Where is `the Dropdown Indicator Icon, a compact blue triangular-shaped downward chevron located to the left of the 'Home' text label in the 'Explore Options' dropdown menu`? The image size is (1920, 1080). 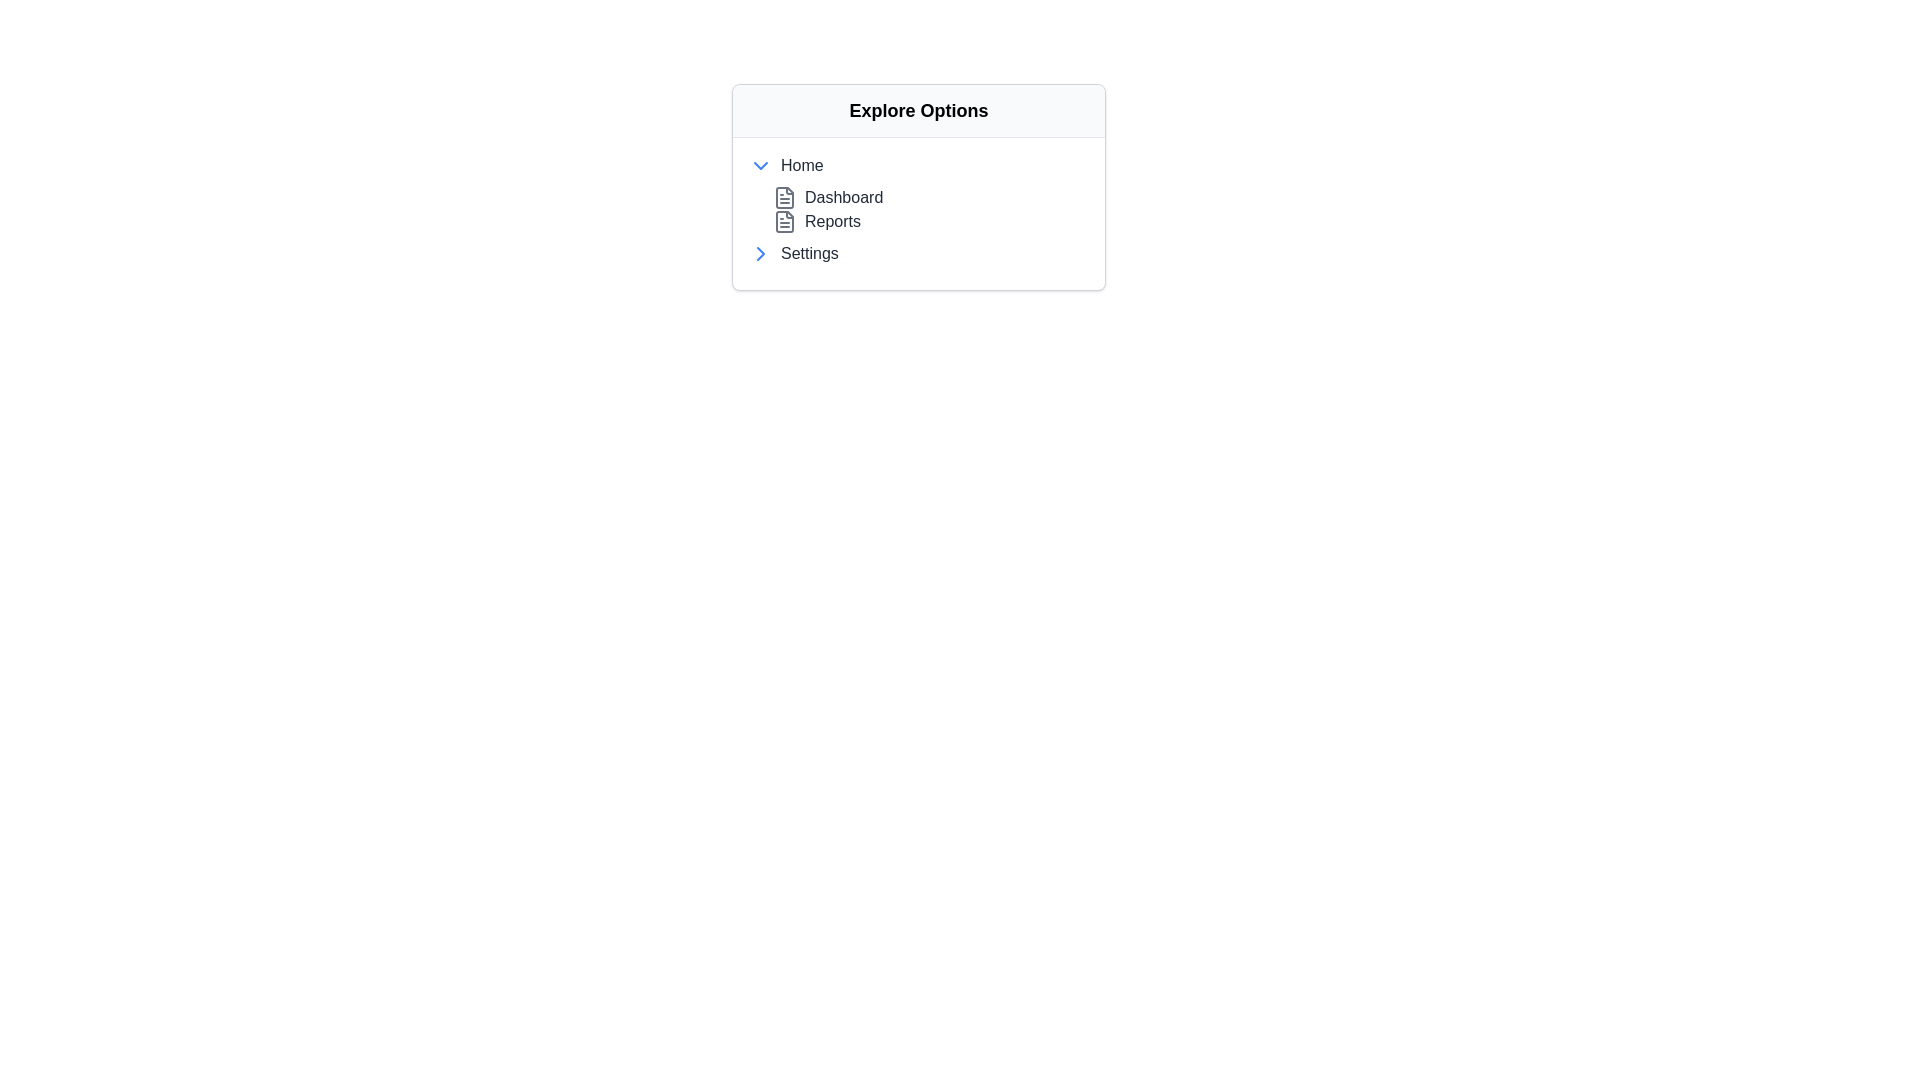 the Dropdown Indicator Icon, a compact blue triangular-shaped downward chevron located to the left of the 'Home' text label in the 'Explore Options' dropdown menu is located at coordinates (760, 164).